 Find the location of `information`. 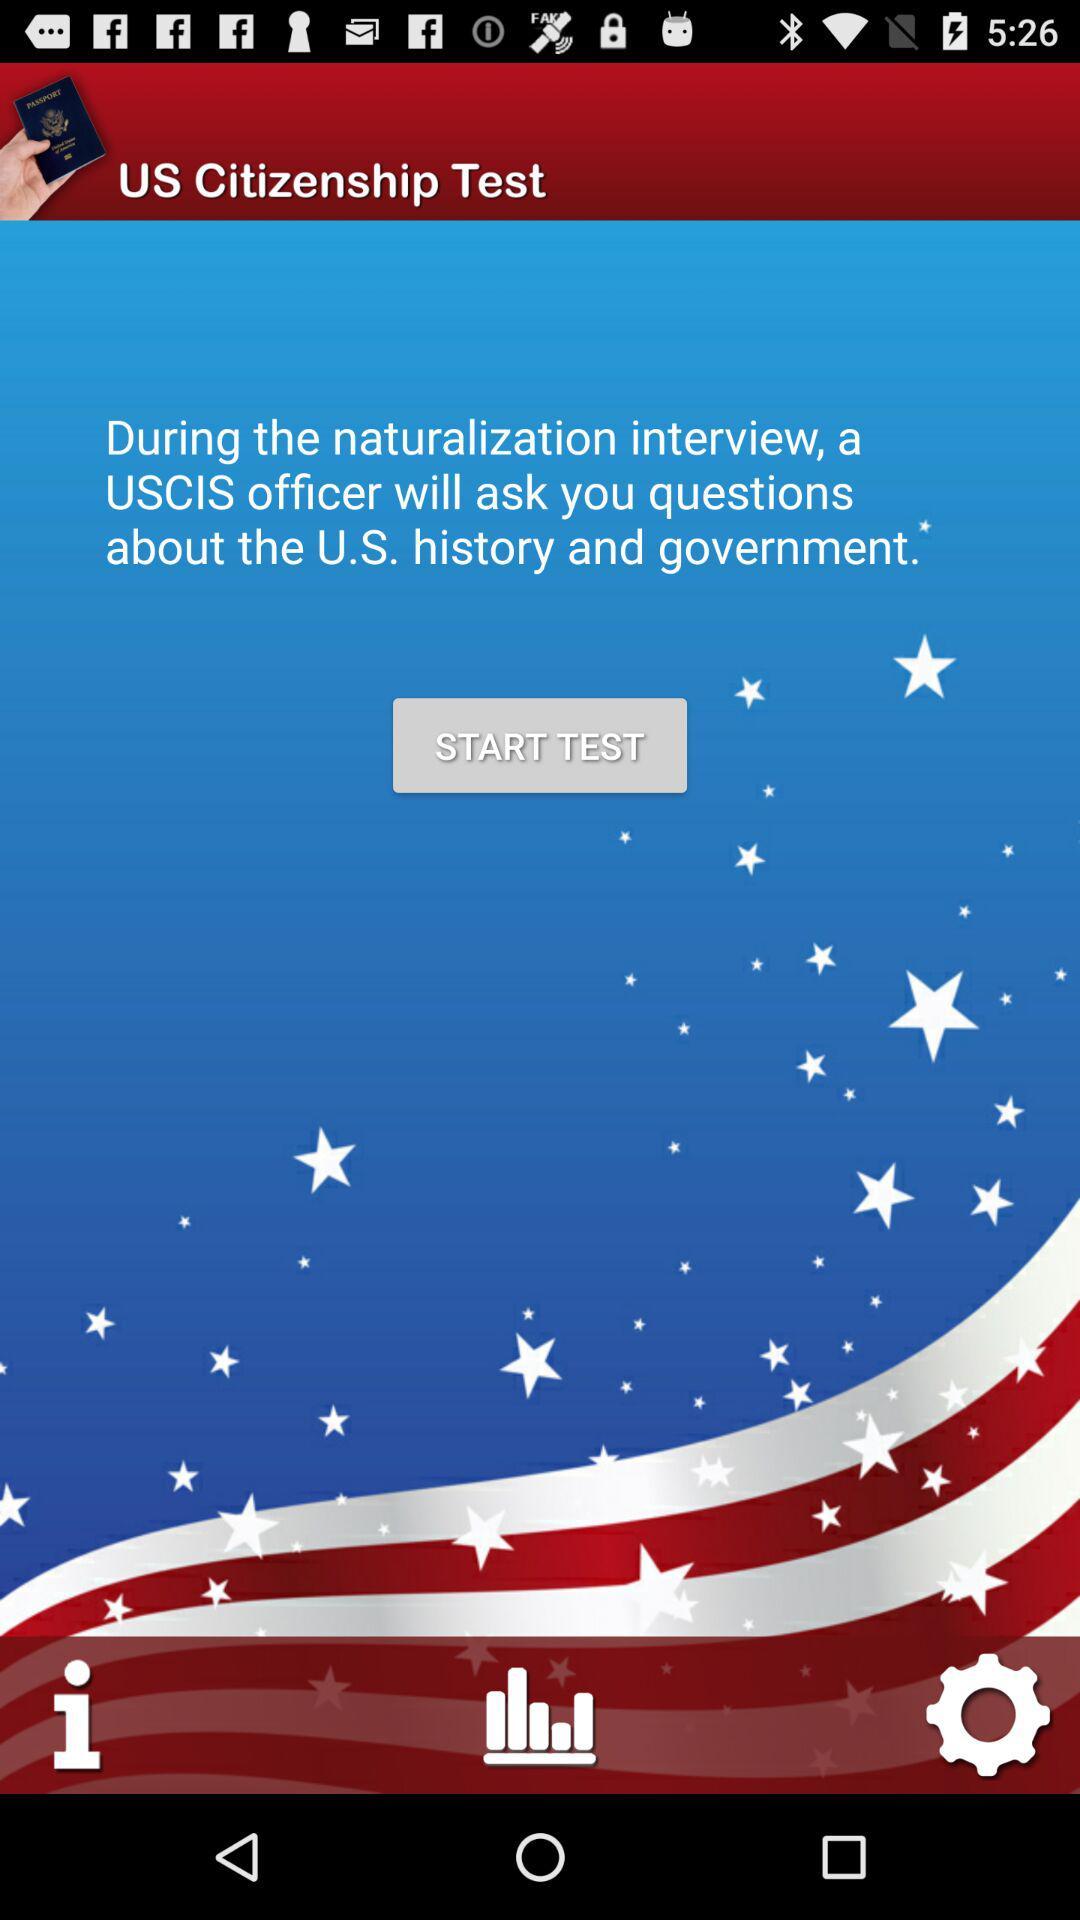

information is located at coordinates (78, 1713).